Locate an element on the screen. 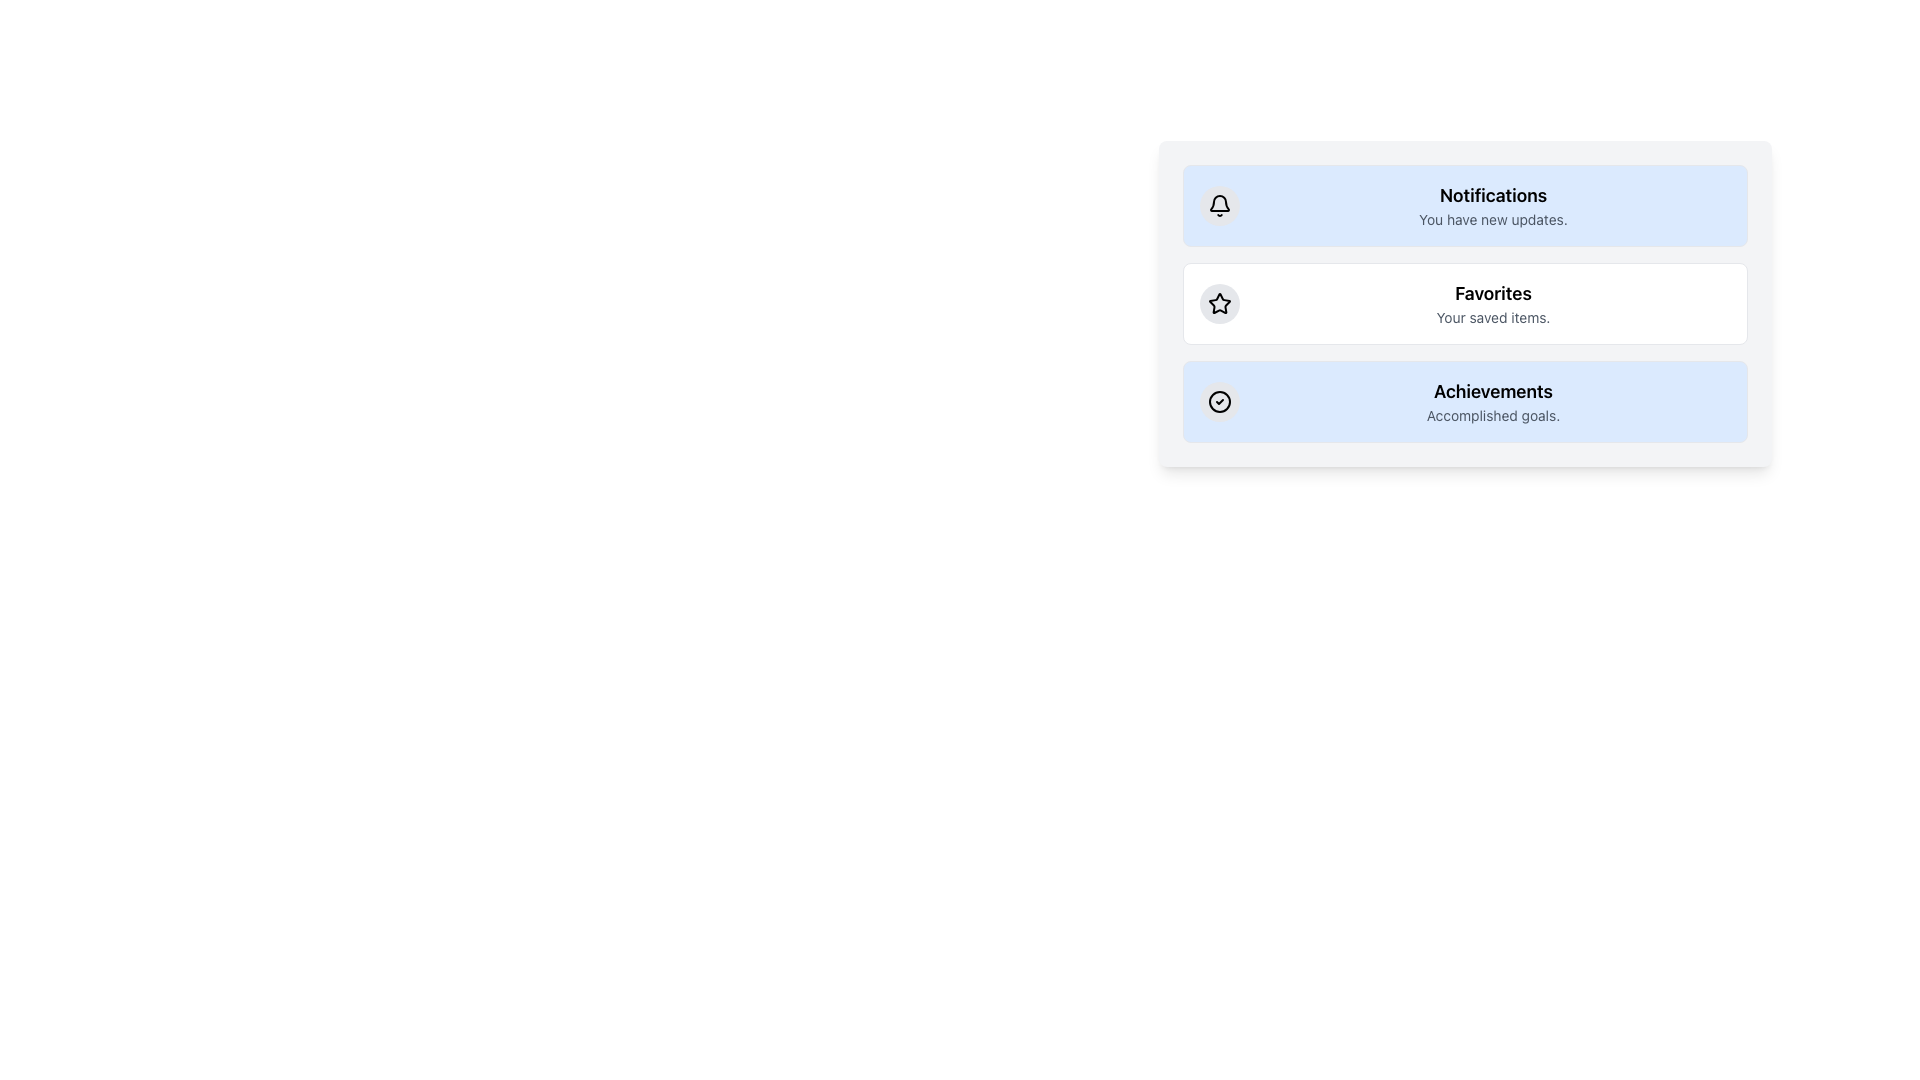 Image resolution: width=1920 pixels, height=1080 pixels. the 'Favorites' card, which is the second card in a group of three is located at coordinates (1465, 304).